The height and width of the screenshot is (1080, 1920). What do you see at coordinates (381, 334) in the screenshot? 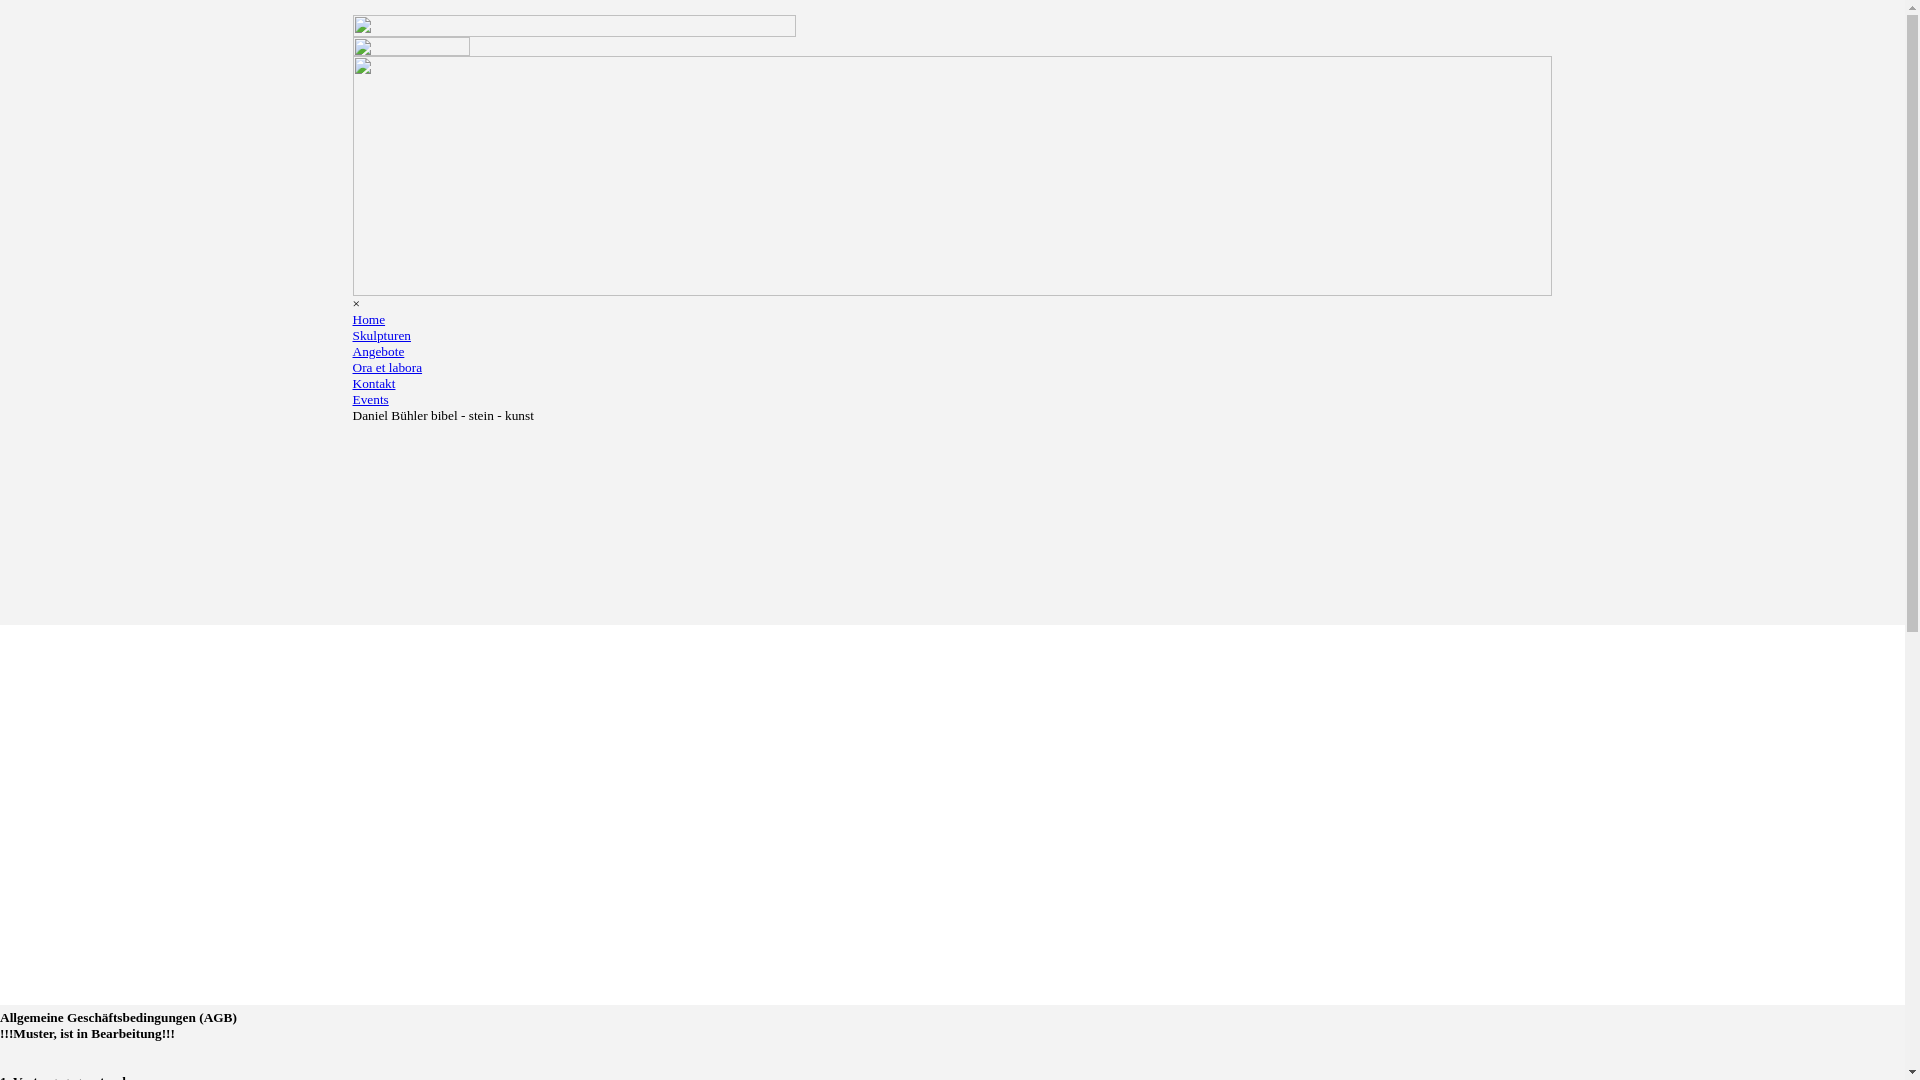
I see `'Skulpturen'` at bounding box center [381, 334].